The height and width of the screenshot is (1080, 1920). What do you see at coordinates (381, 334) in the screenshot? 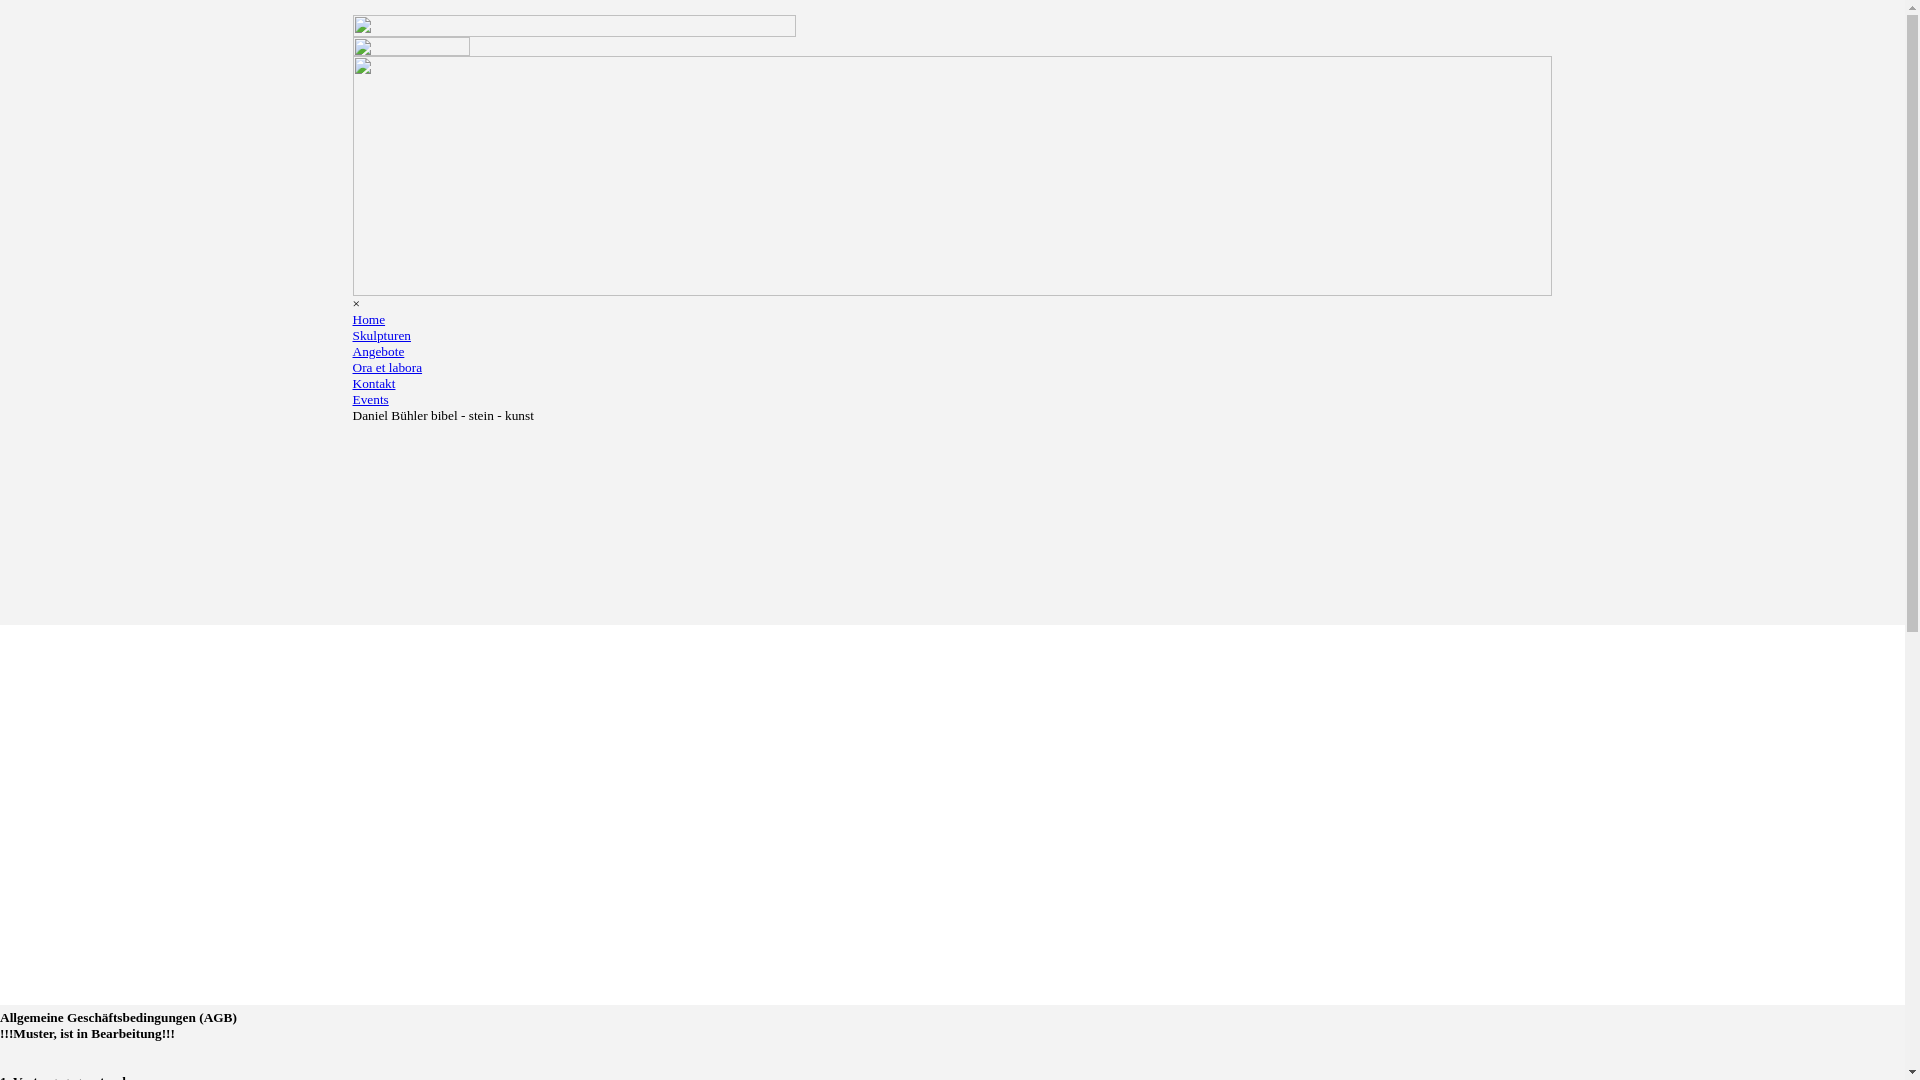
I see `'Skulpturen'` at bounding box center [381, 334].